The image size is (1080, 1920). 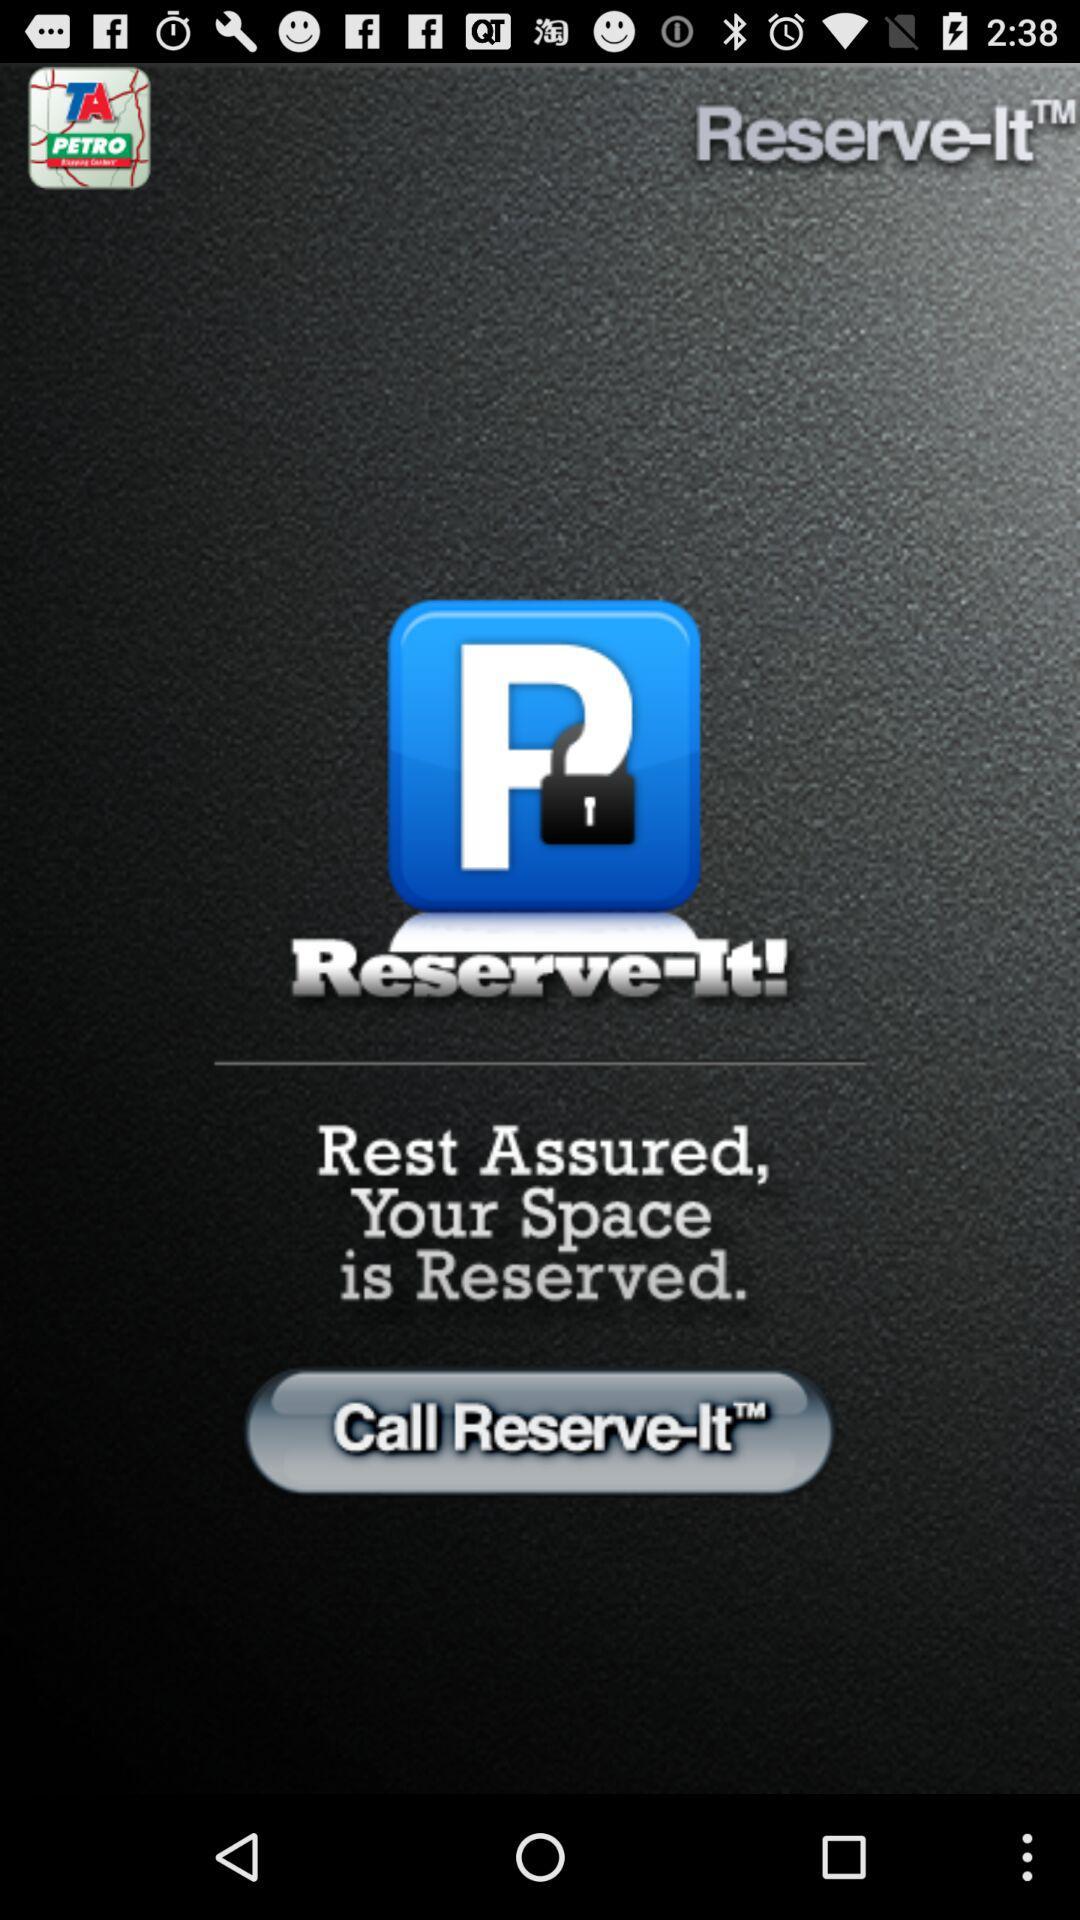 I want to click on make a call, so click(x=540, y=1429).